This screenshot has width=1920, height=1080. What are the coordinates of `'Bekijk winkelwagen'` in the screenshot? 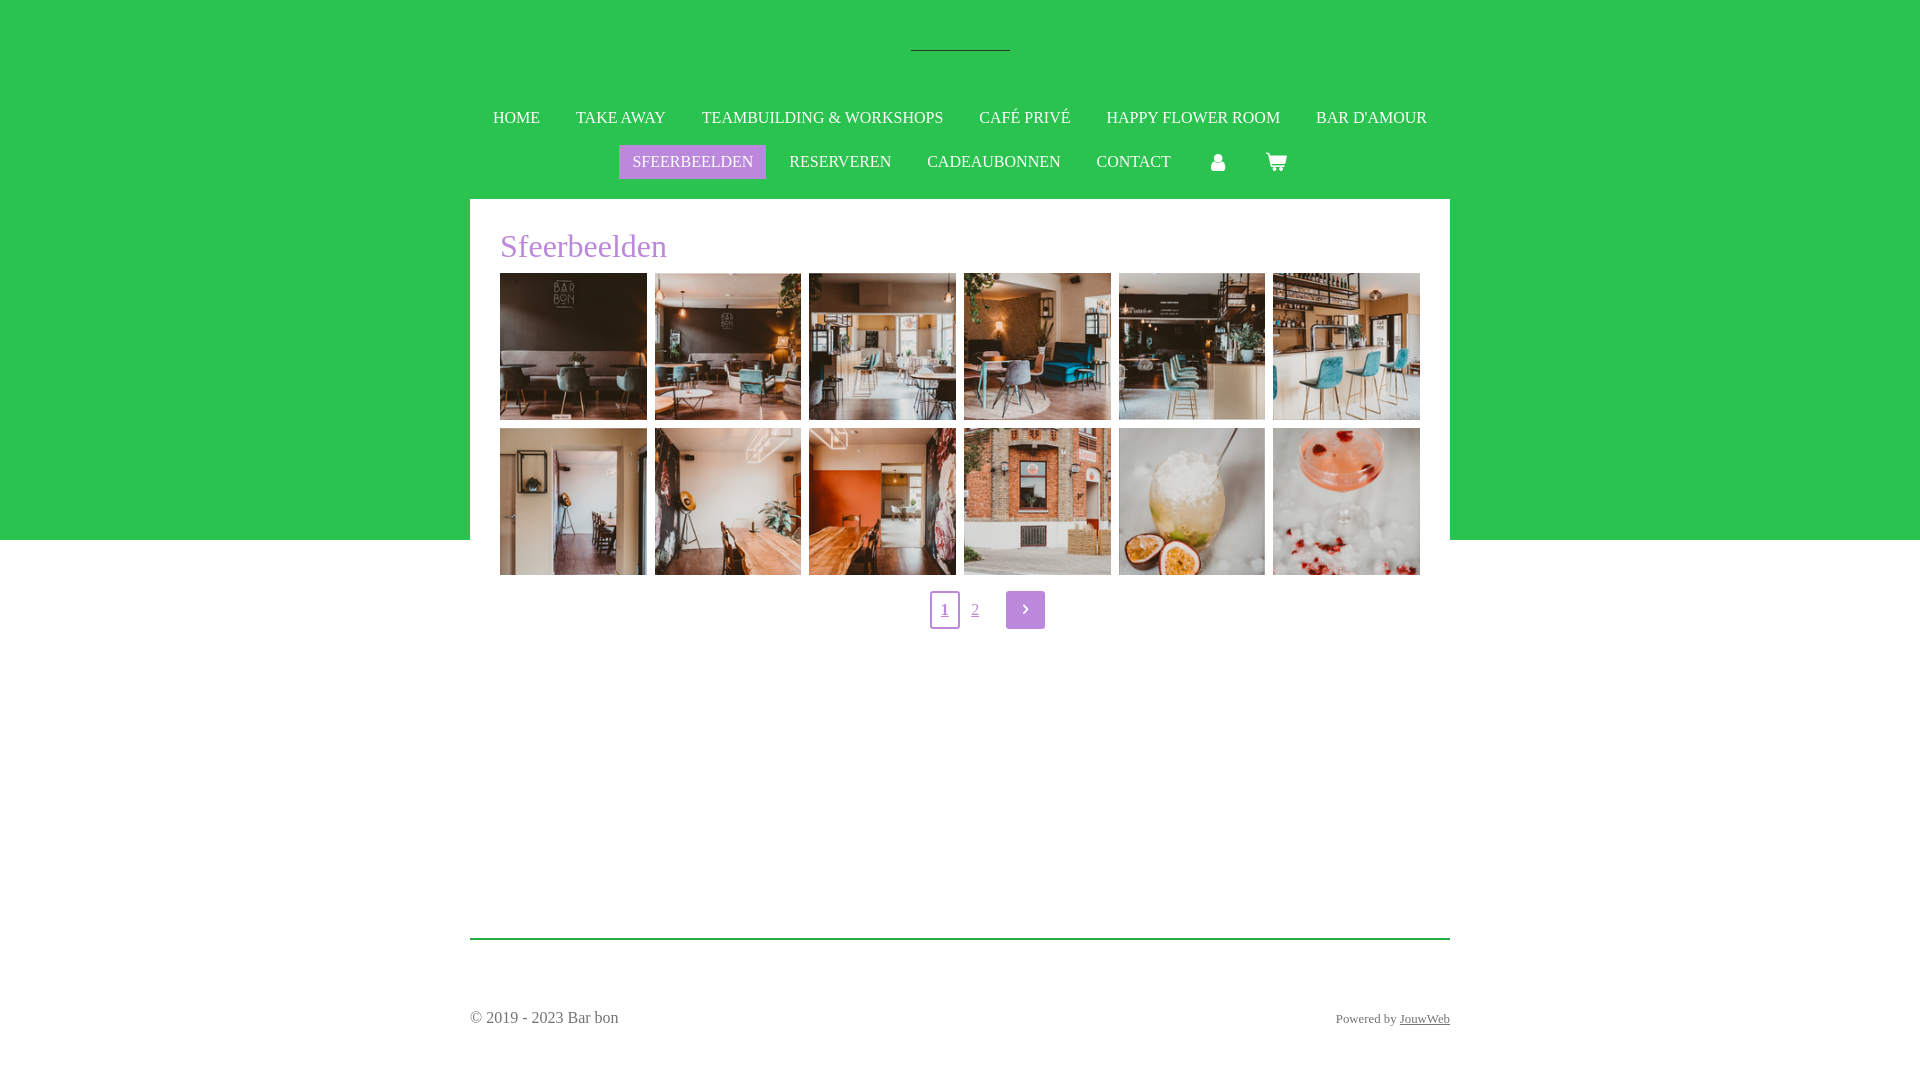 It's located at (1275, 161).